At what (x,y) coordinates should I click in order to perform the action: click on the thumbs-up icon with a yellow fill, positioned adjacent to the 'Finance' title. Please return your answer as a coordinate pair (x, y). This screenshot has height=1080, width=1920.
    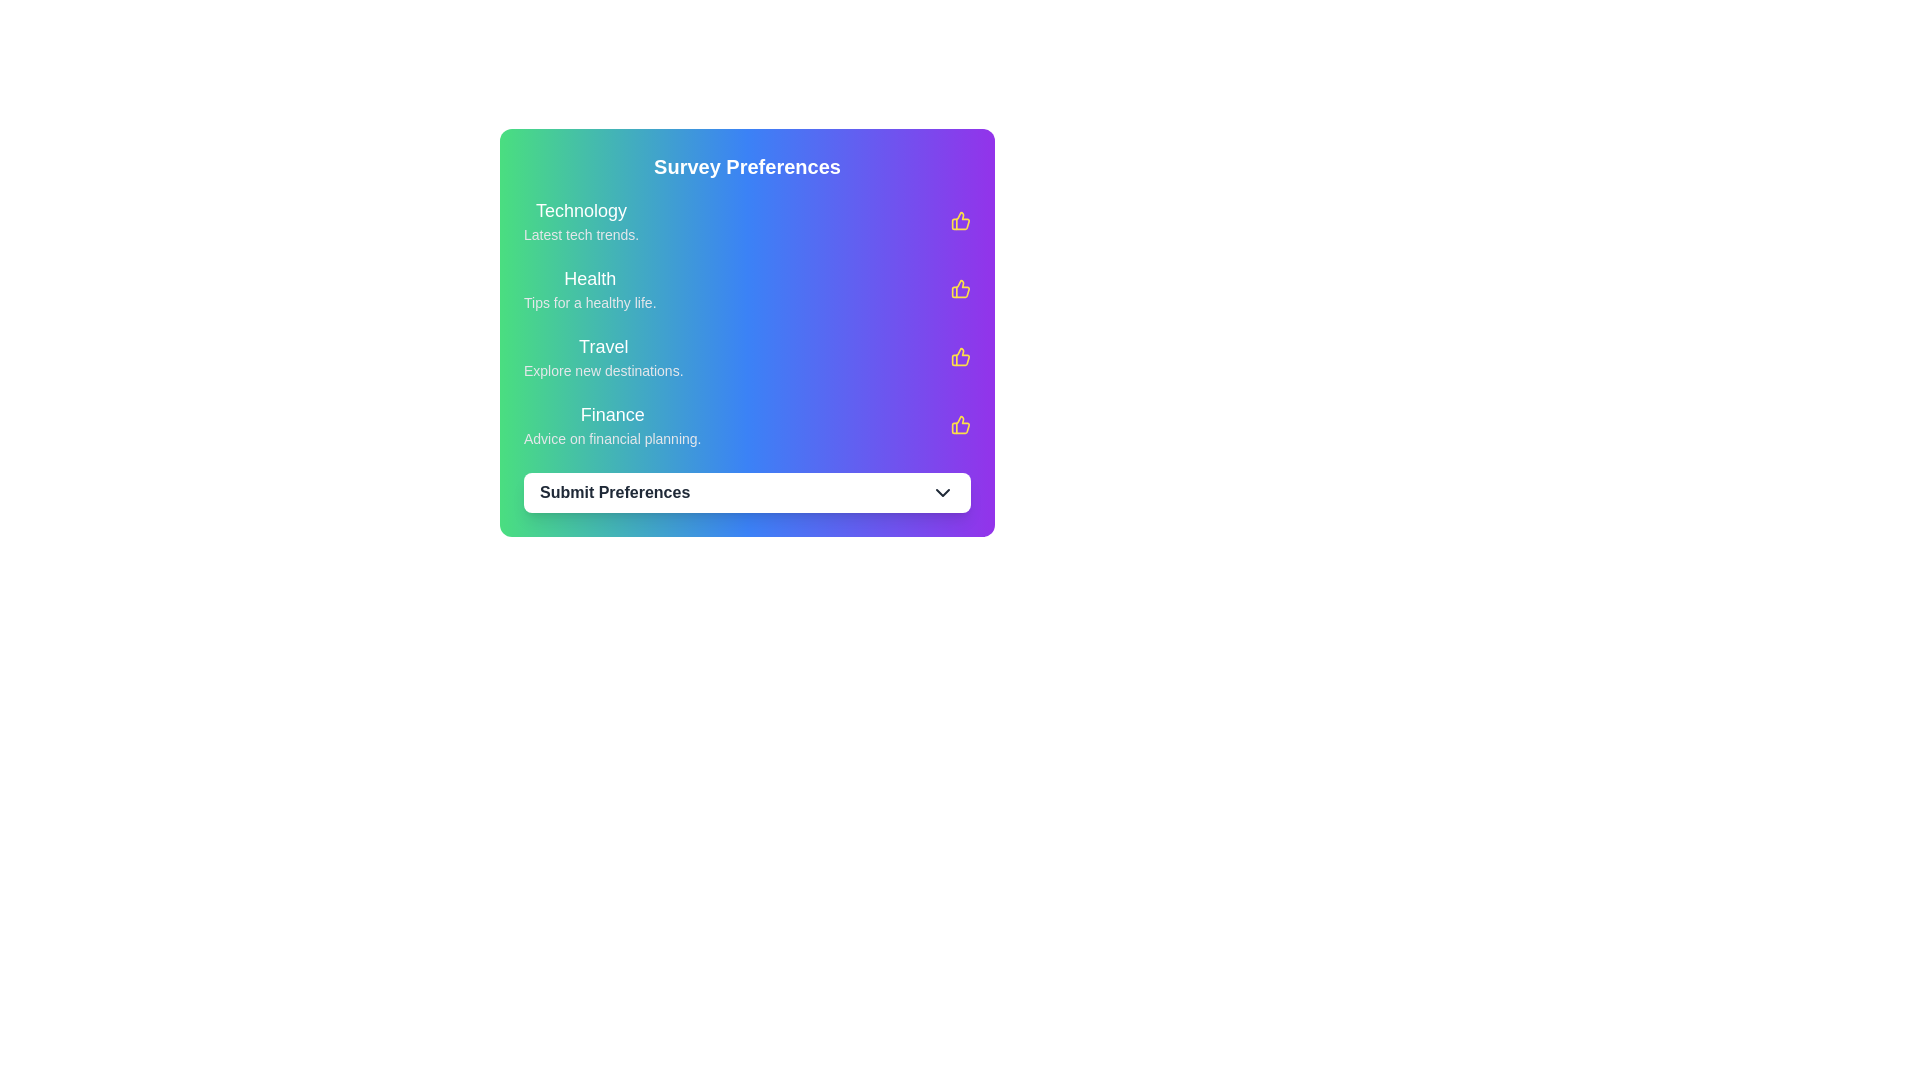
    Looking at the image, I should click on (944, 423).